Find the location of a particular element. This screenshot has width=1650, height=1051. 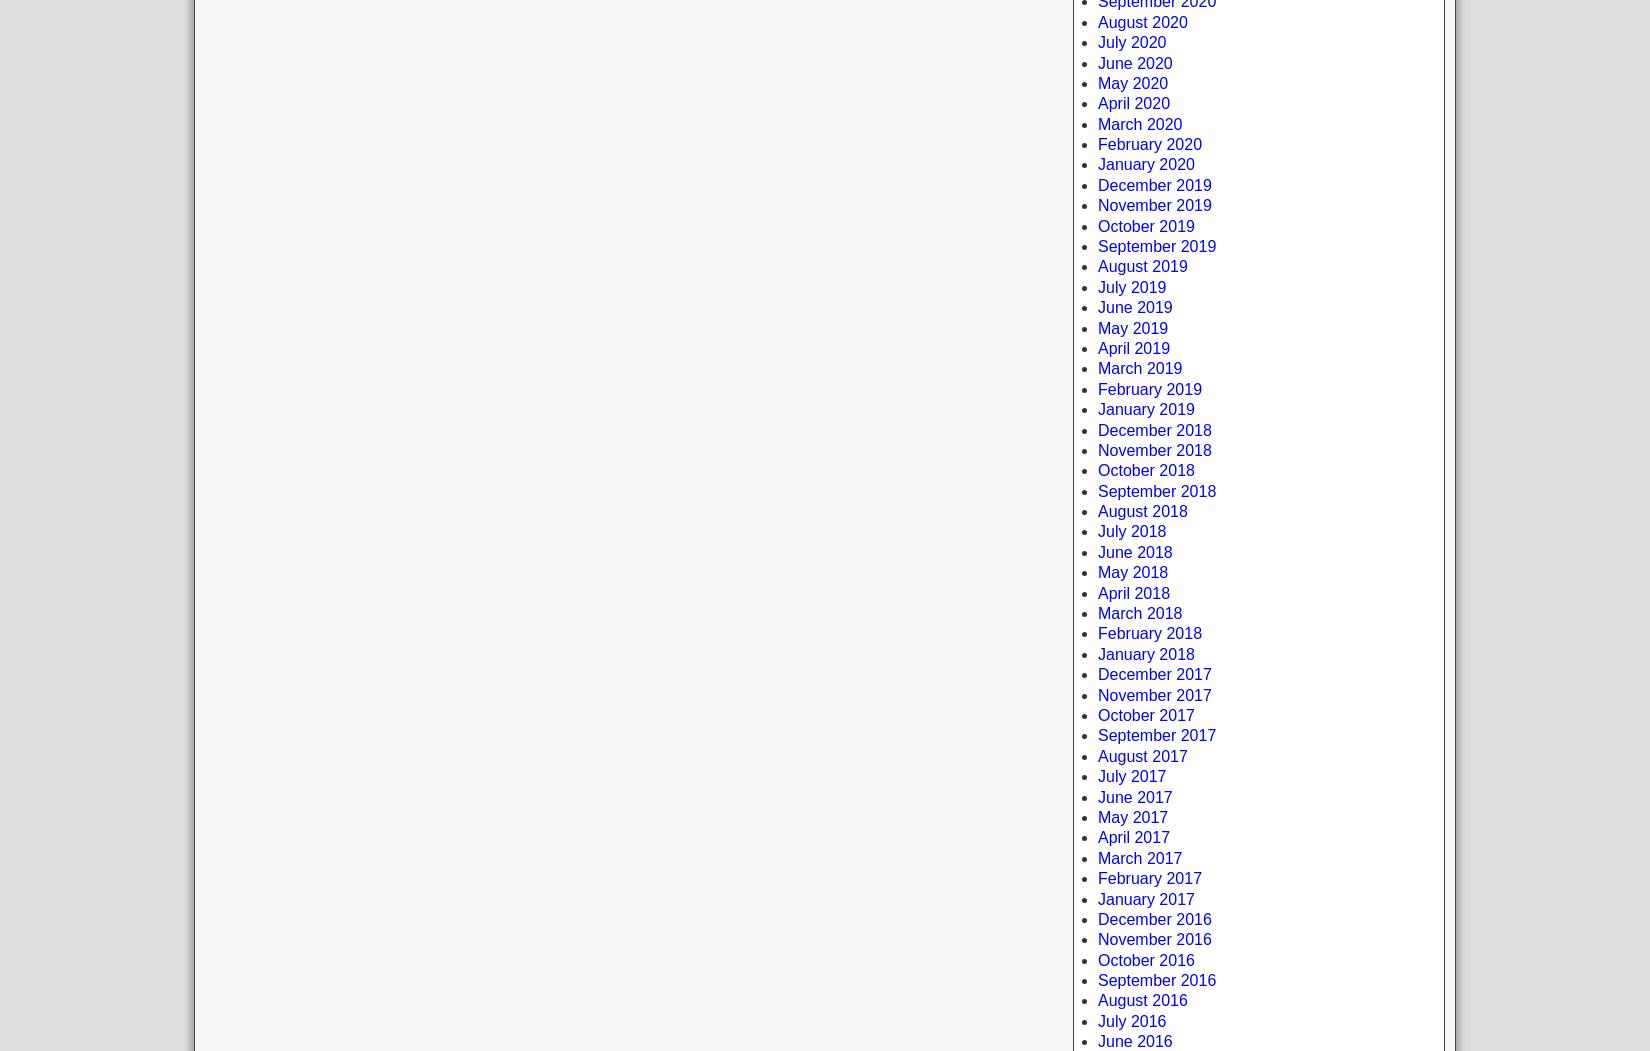

'December 2016' is located at coordinates (1098, 918).